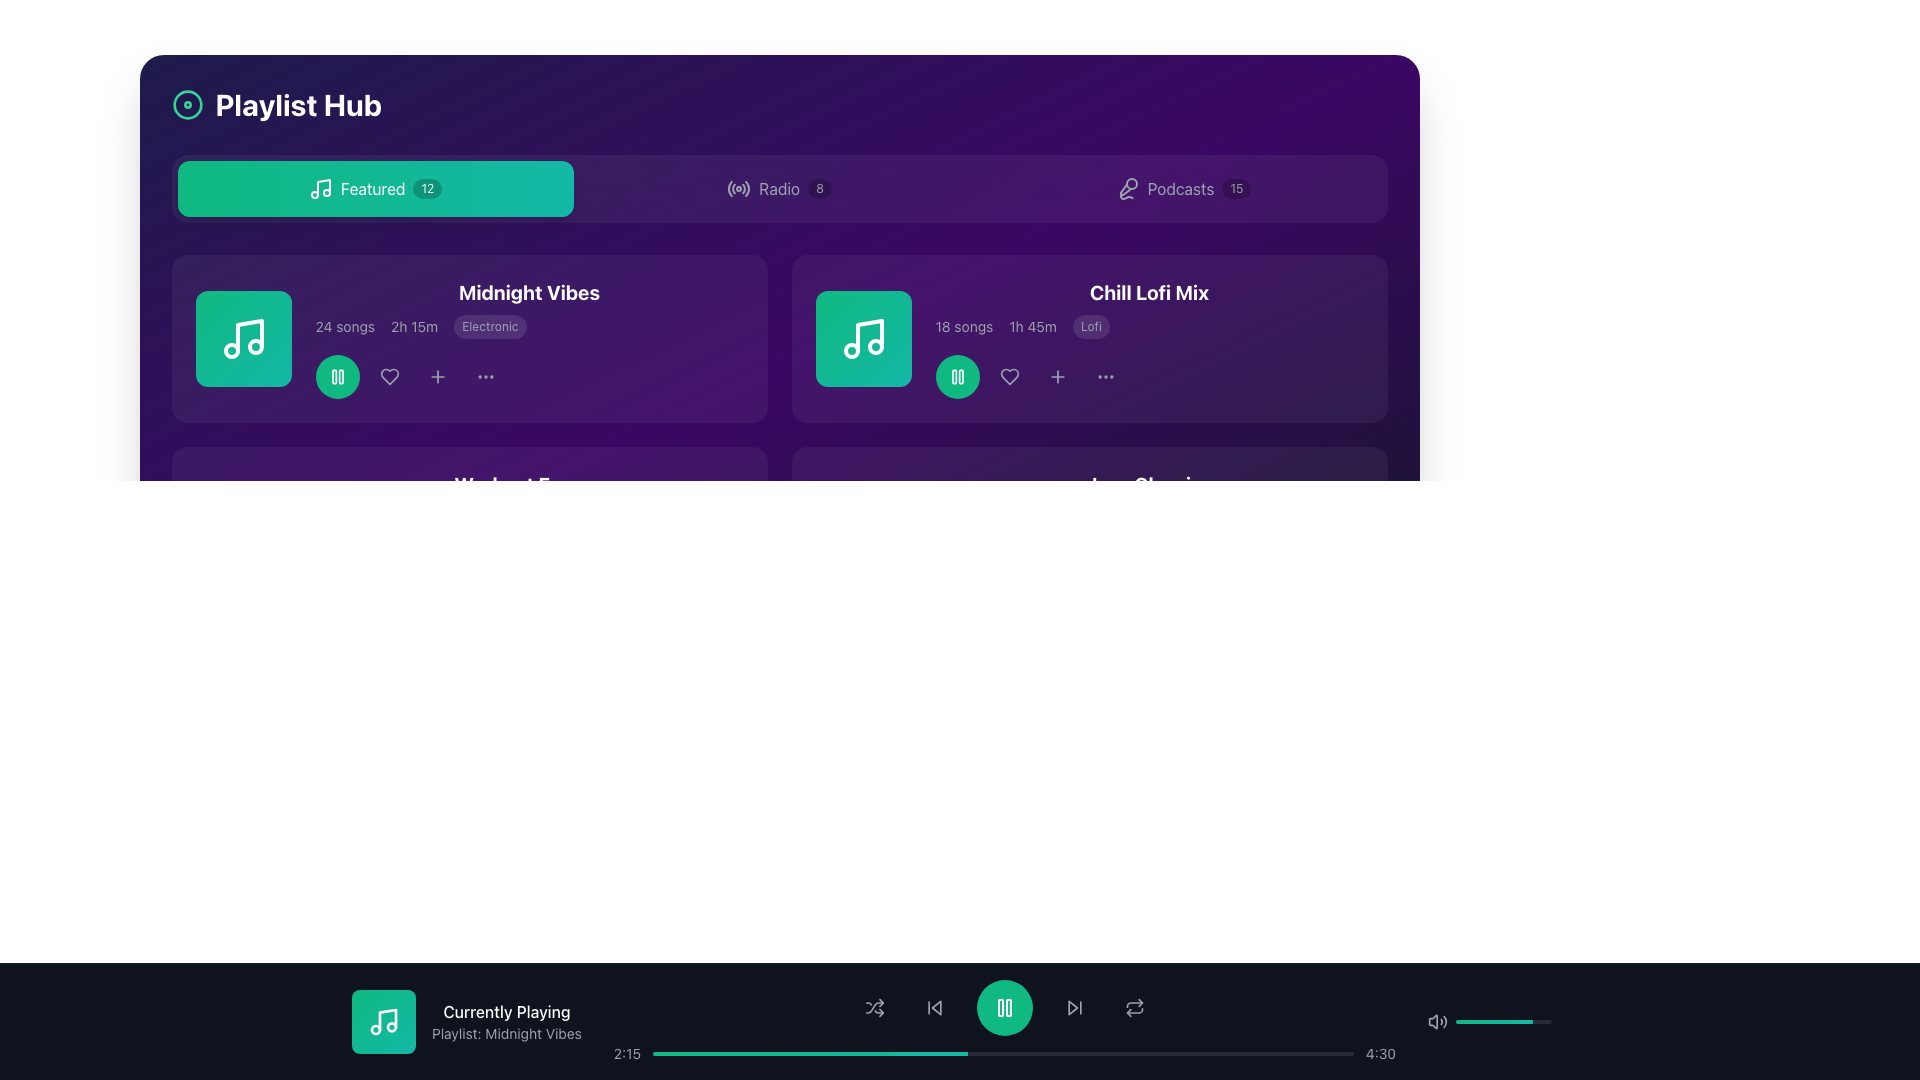 The height and width of the screenshot is (1080, 1920). I want to click on the slider, so click(1463, 1022).